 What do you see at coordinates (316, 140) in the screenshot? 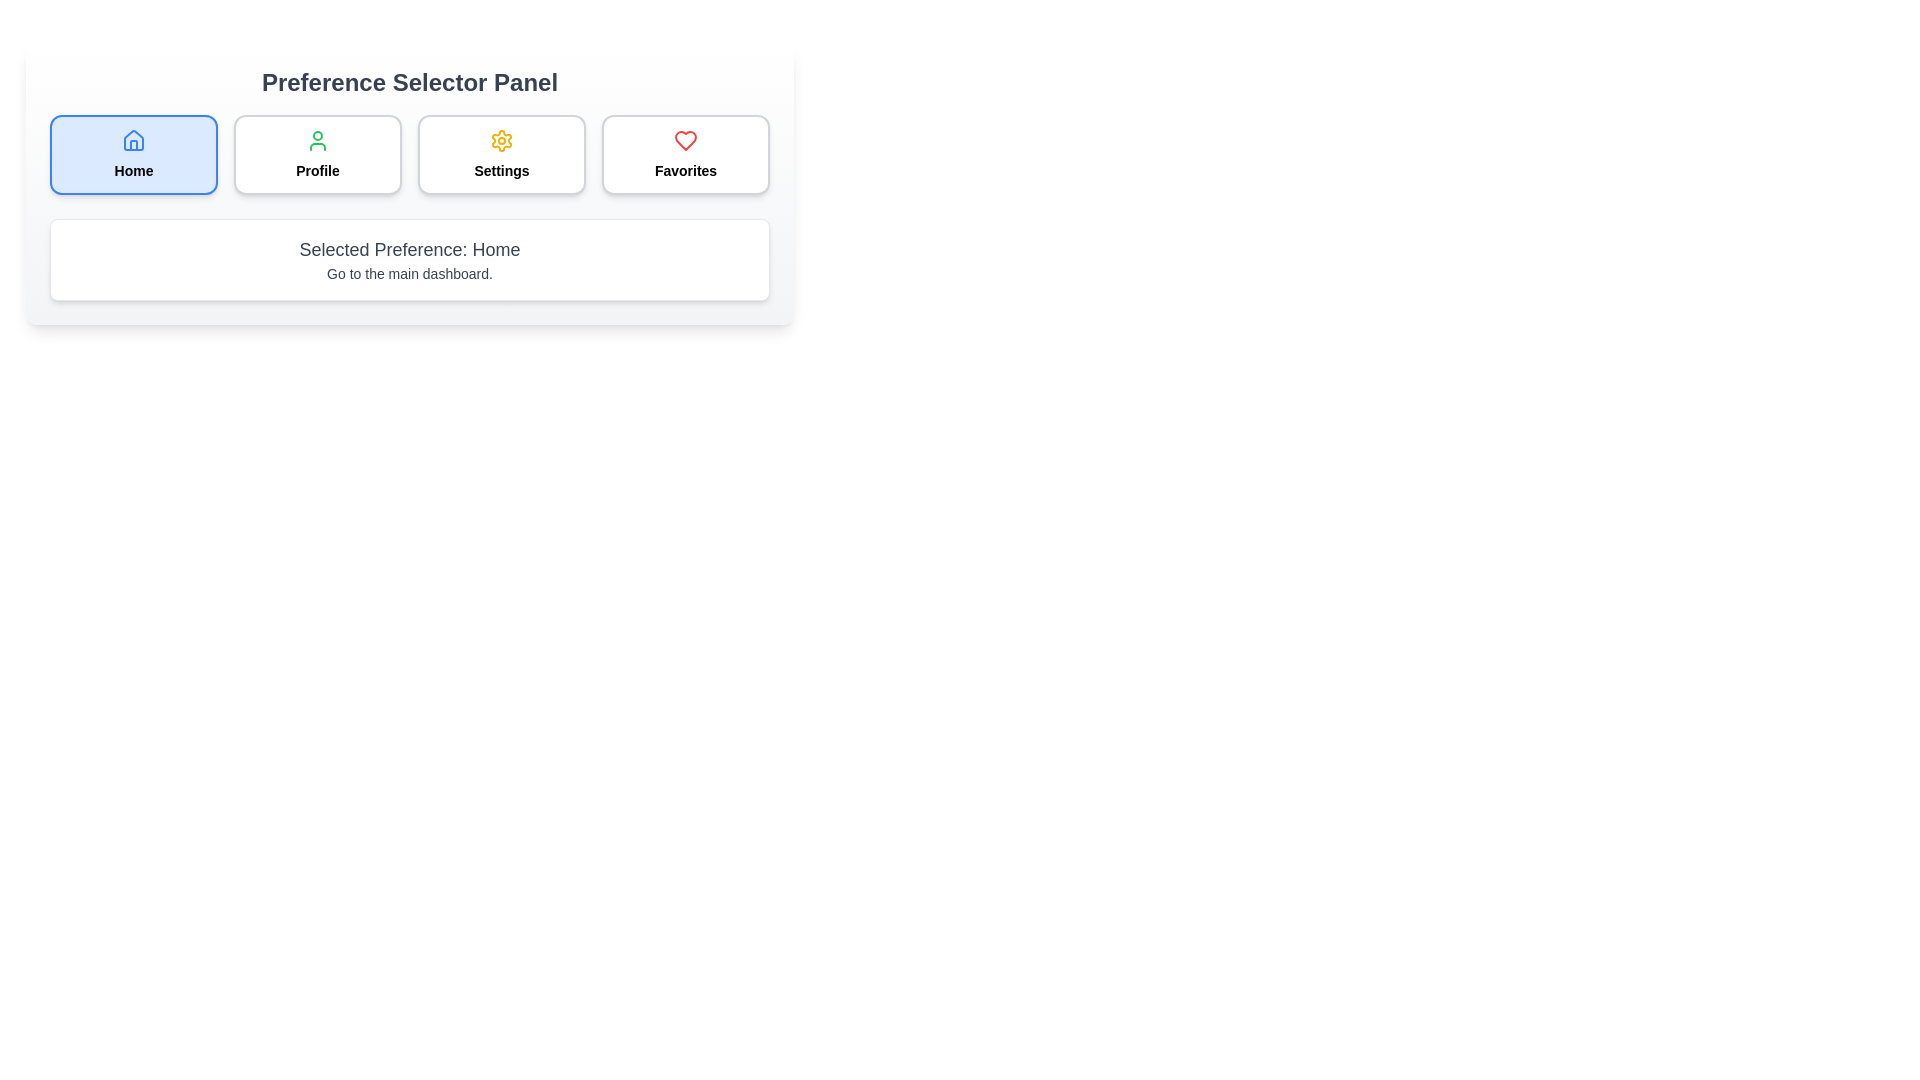
I see `the 'Profile' button, which contains a user icon represented as a green outline of a person` at bounding box center [316, 140].